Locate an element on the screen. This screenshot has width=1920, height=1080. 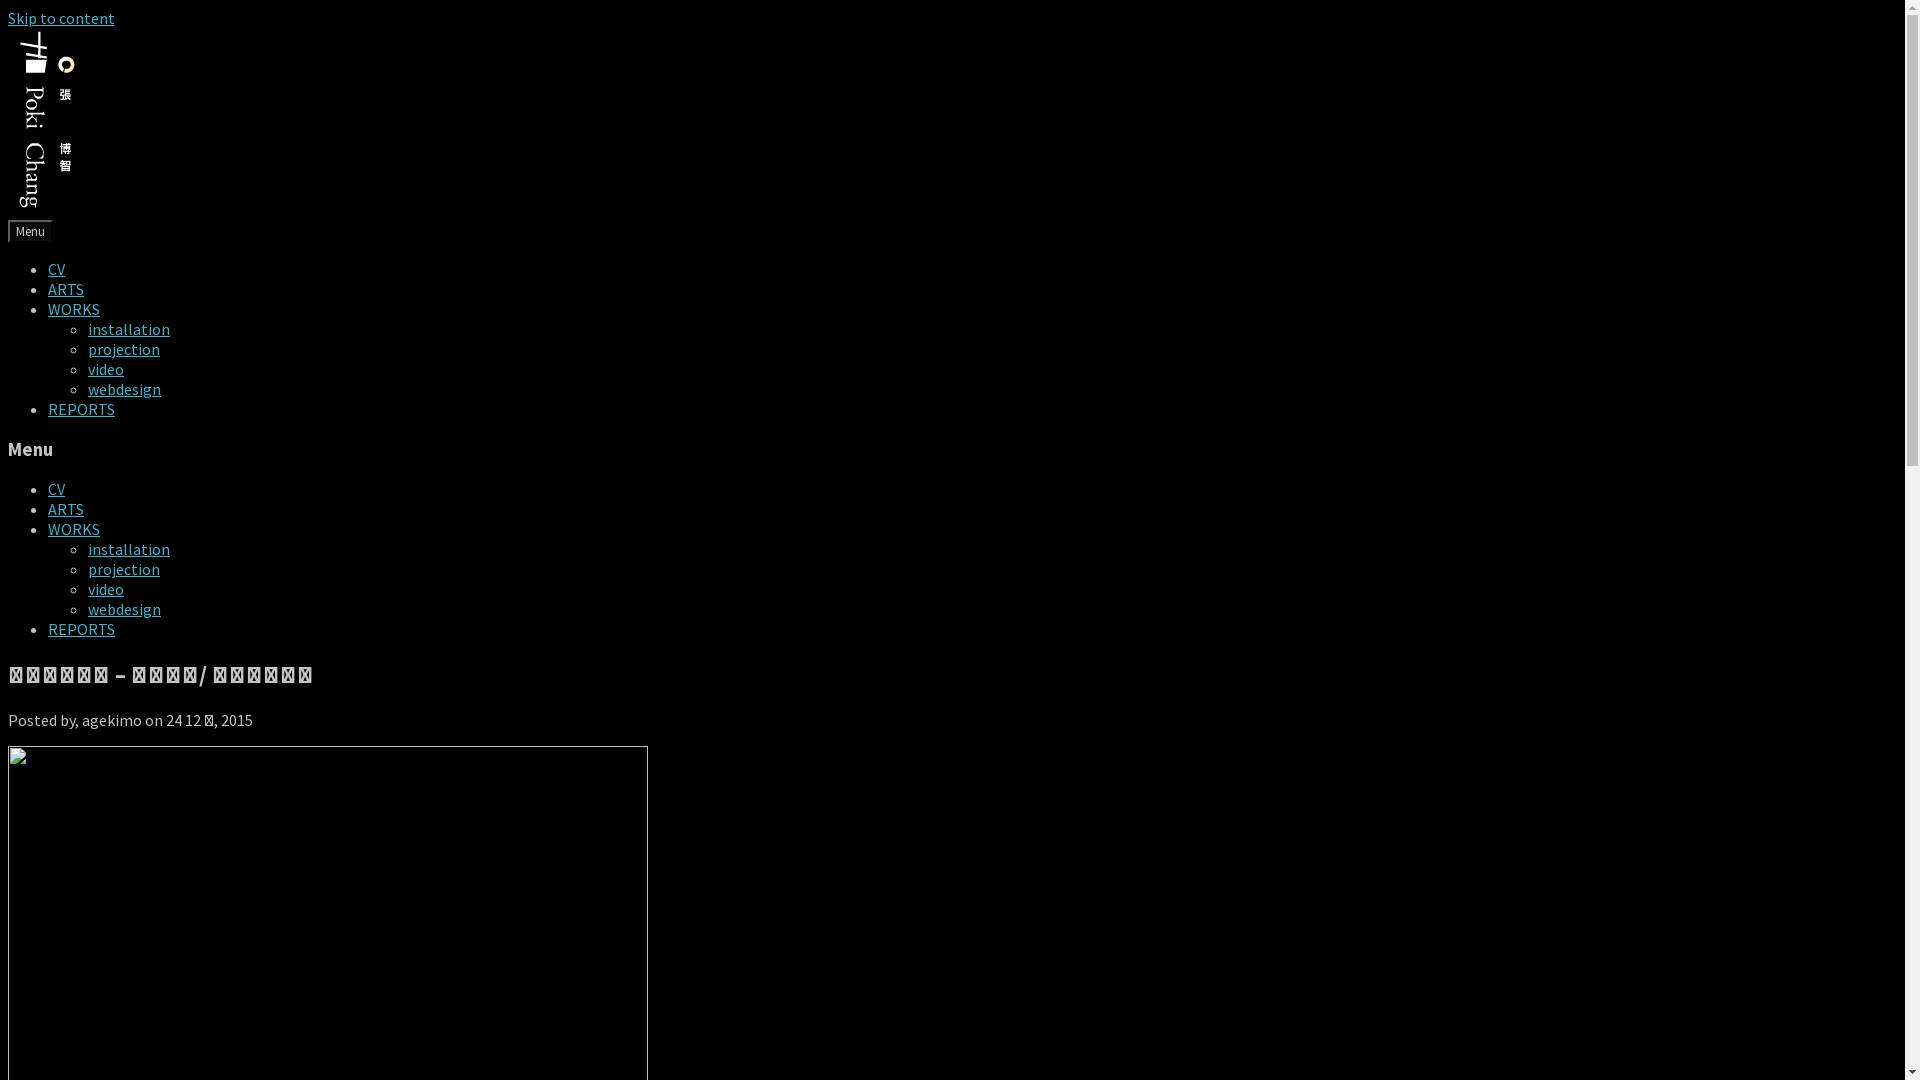
'Menu' is located at coordinates (30, 230).